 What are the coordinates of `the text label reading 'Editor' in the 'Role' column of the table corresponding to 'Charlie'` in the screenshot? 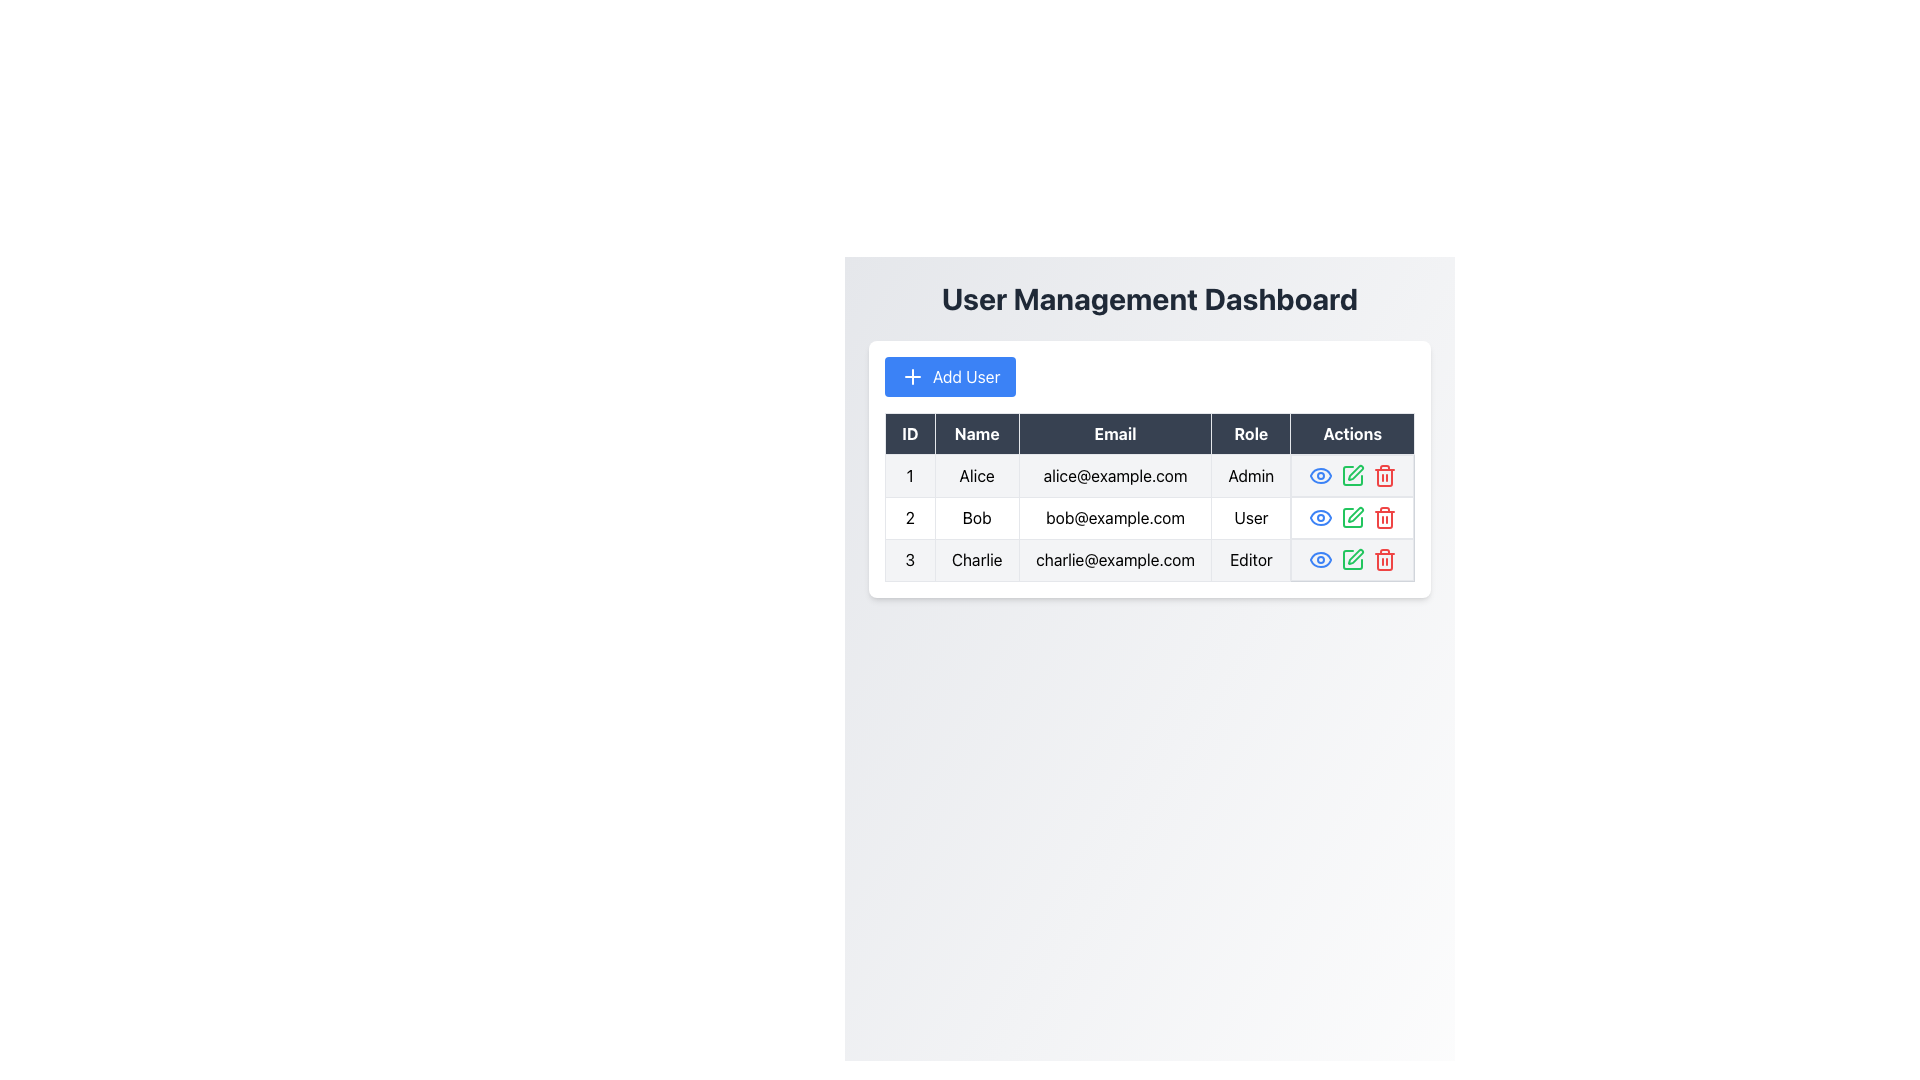 It's located at (1250, 560).